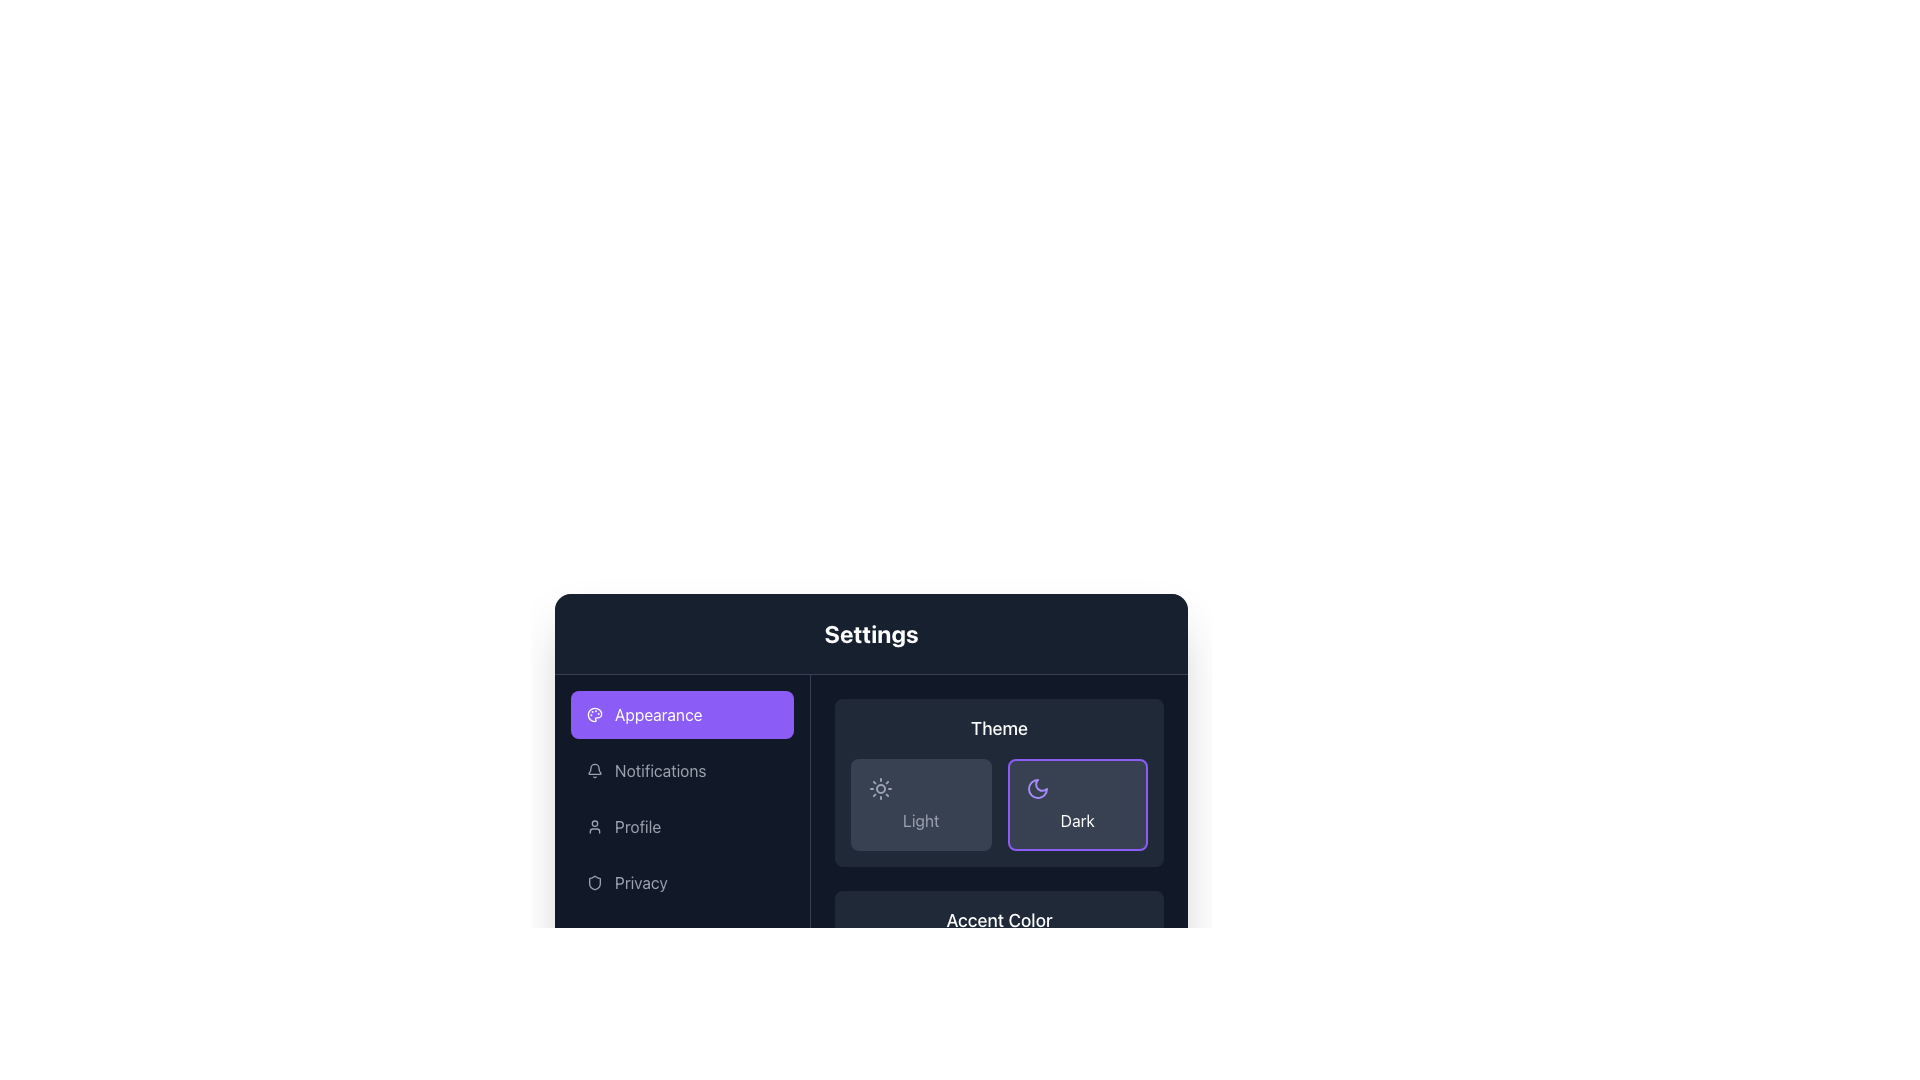 This screenshot has height=1080, width=1920. I want to click on the second button under the 'Theme' label, so click(1076, 804).